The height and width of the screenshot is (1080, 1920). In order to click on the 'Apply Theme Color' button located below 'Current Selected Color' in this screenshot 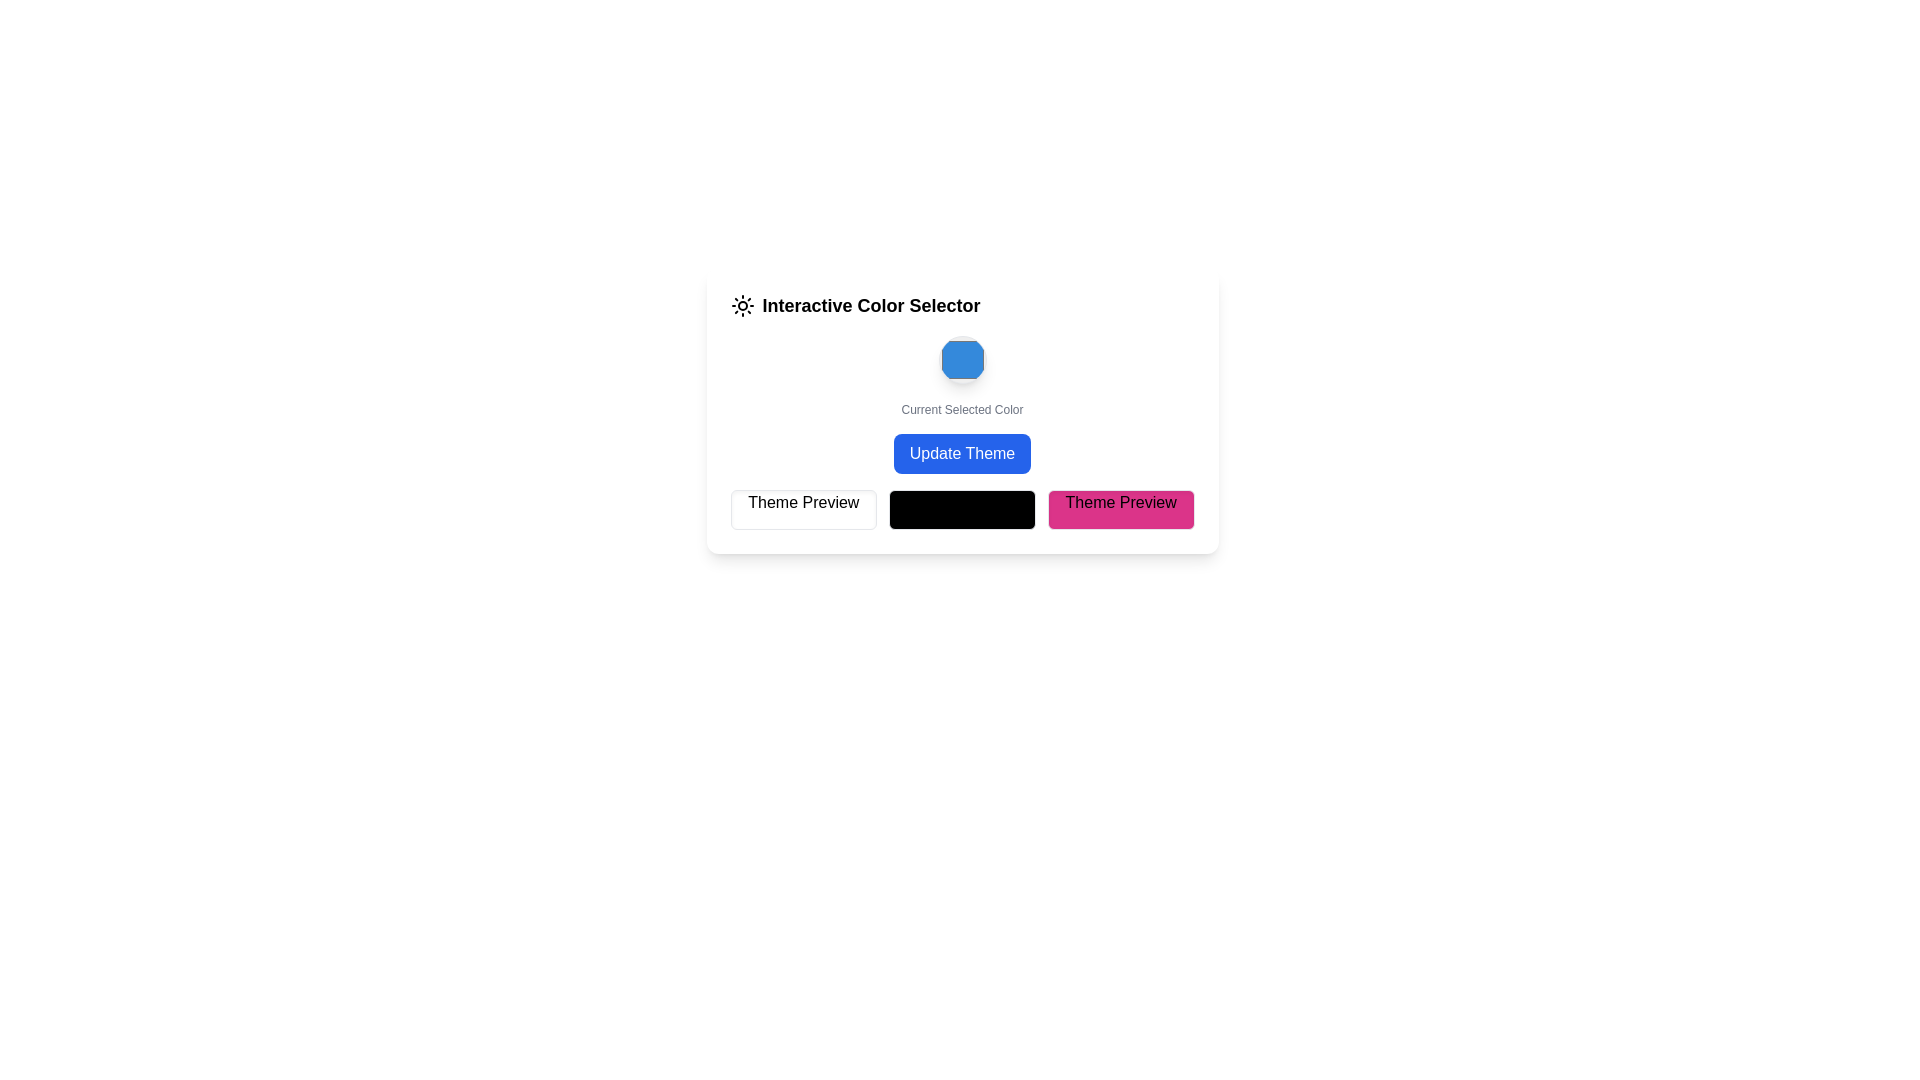, I will do `click(962, 454)`.